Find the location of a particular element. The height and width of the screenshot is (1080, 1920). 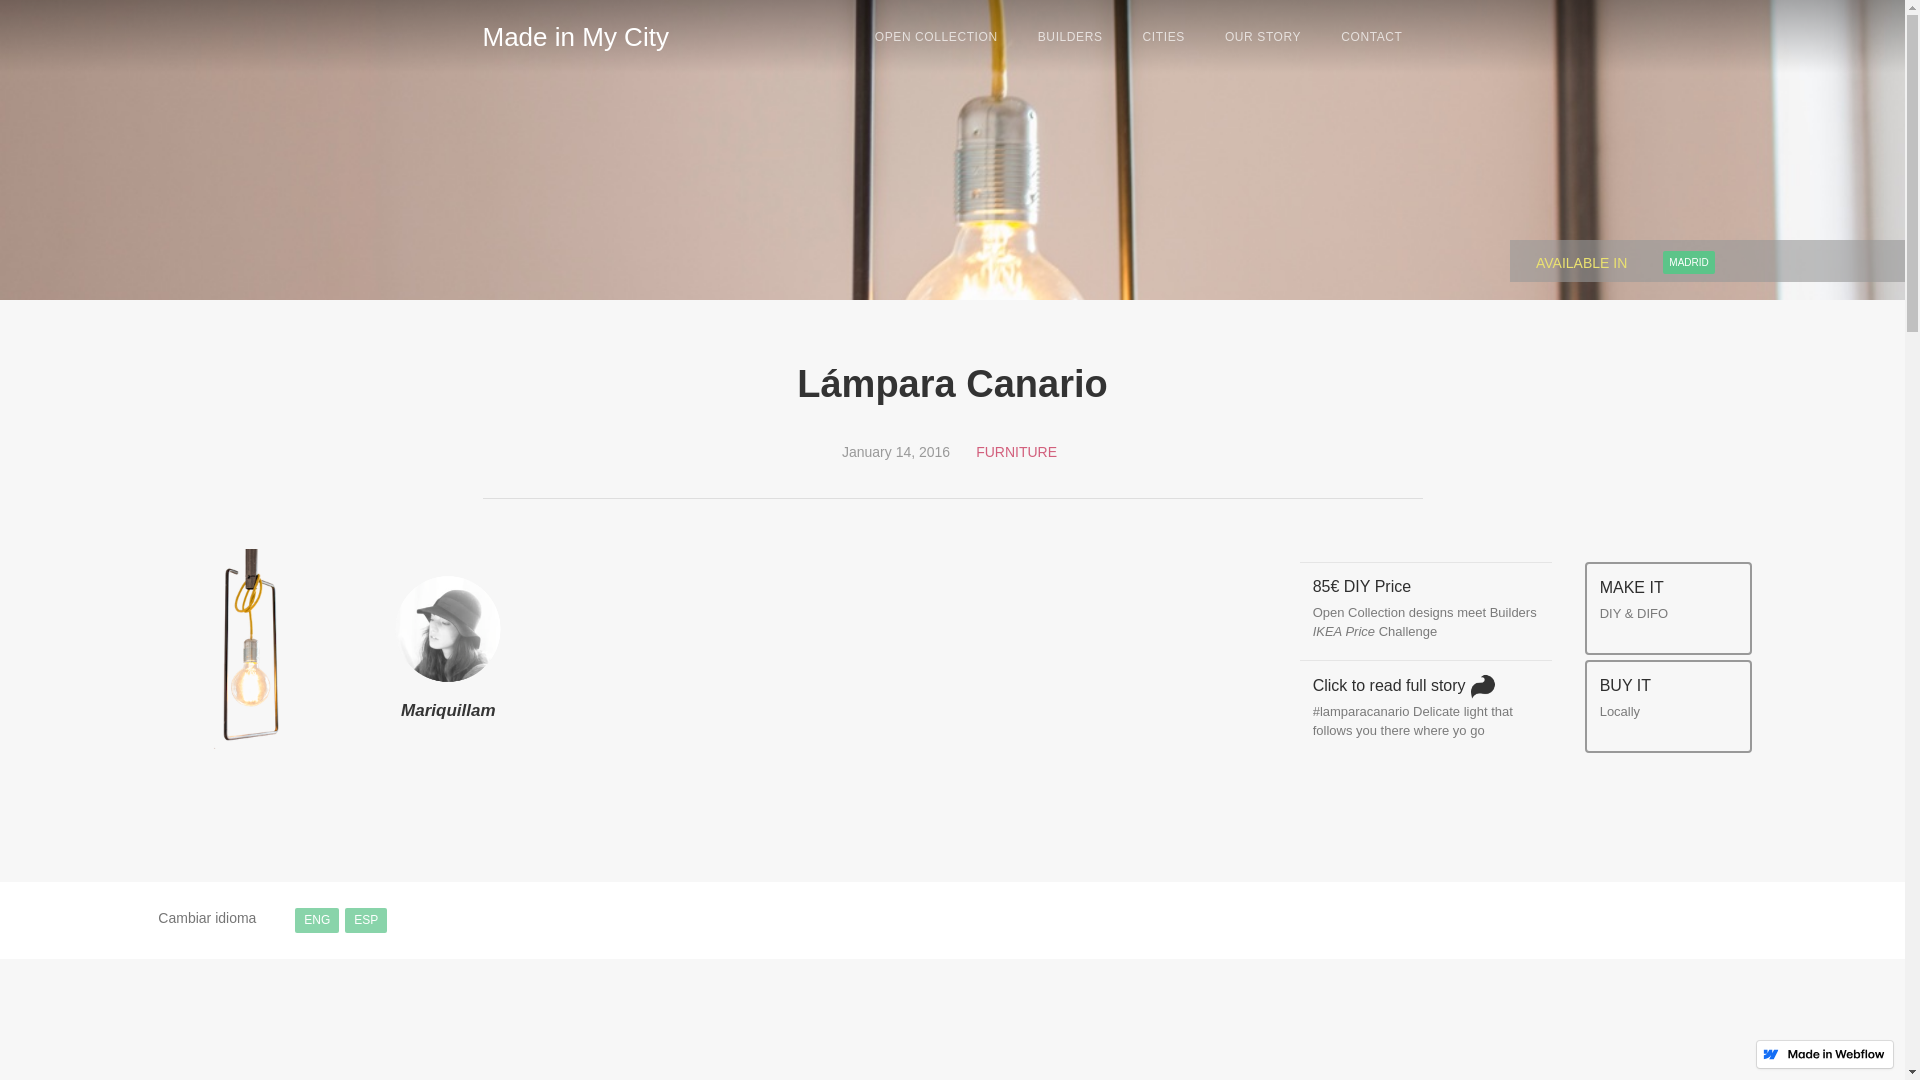

'BUILDERS' is located at coordinates (1069, 37).